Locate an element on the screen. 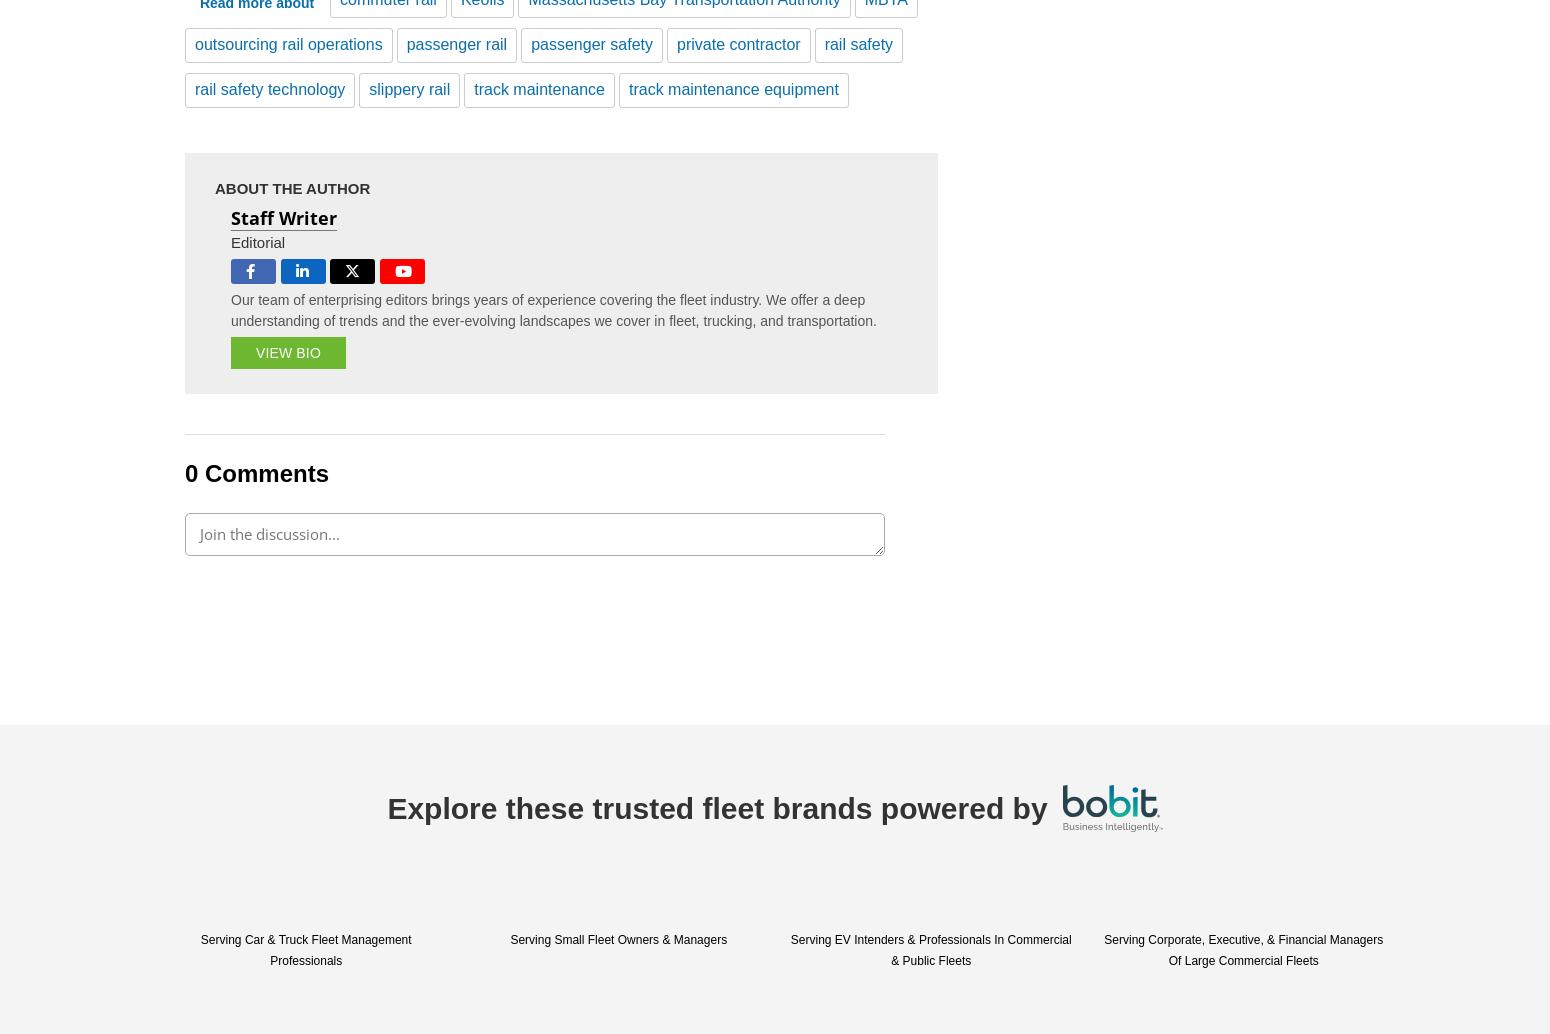  'private contractor' is located at coordinates (676, 43).